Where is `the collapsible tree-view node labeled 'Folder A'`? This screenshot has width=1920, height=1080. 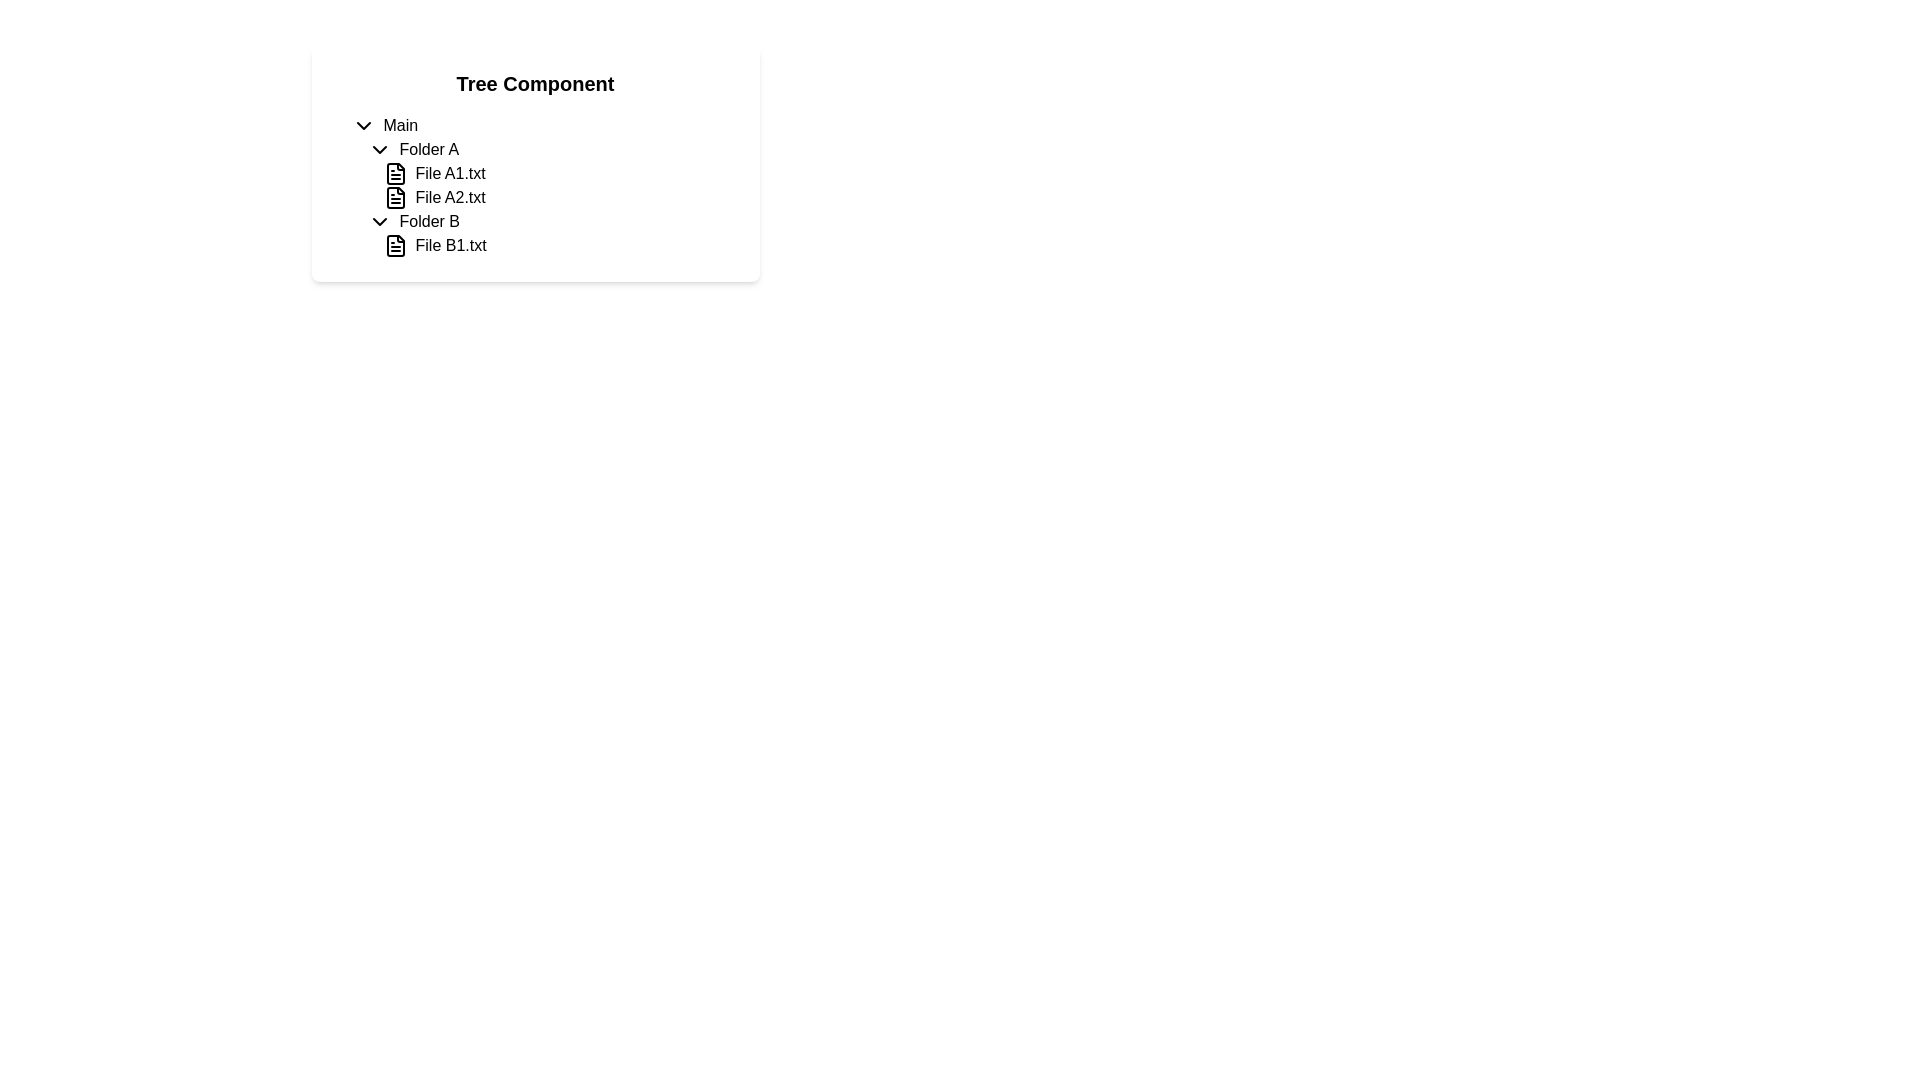 the collapsible tree-view node labeled 'Folder A' is located at coordinates (551, 149).